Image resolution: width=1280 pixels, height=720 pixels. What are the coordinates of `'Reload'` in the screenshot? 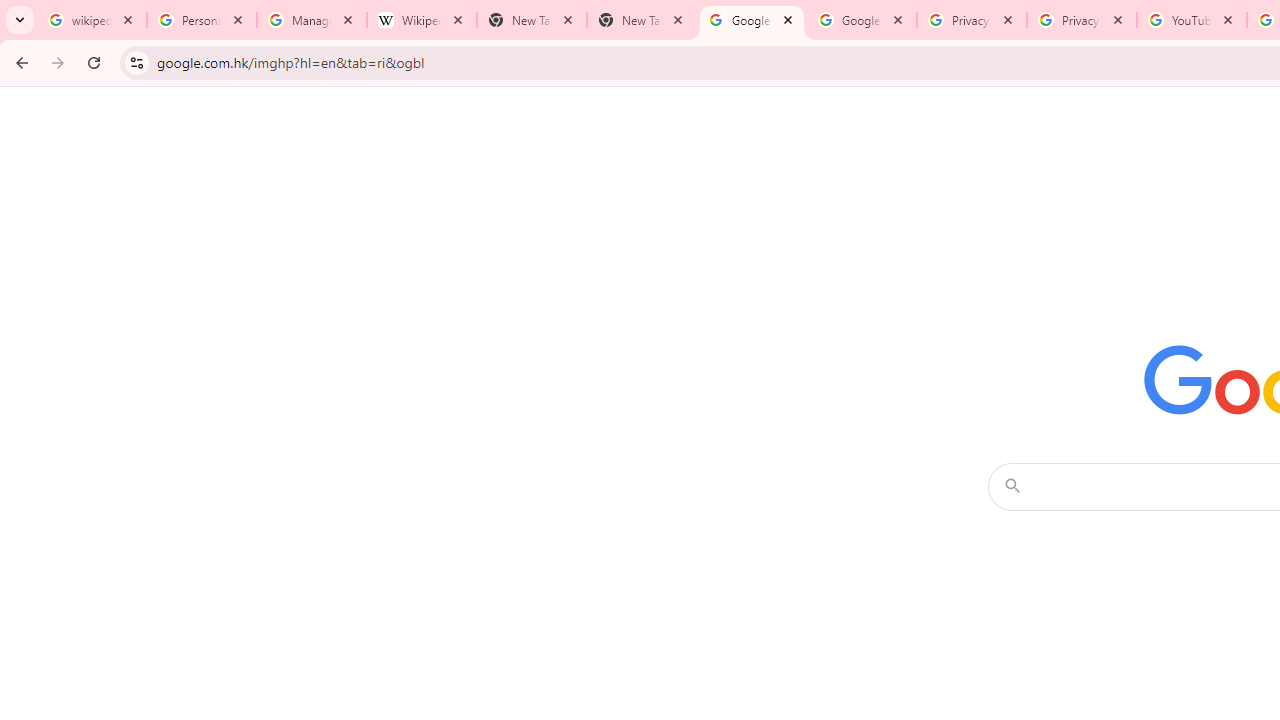 It's located at (93, 61).